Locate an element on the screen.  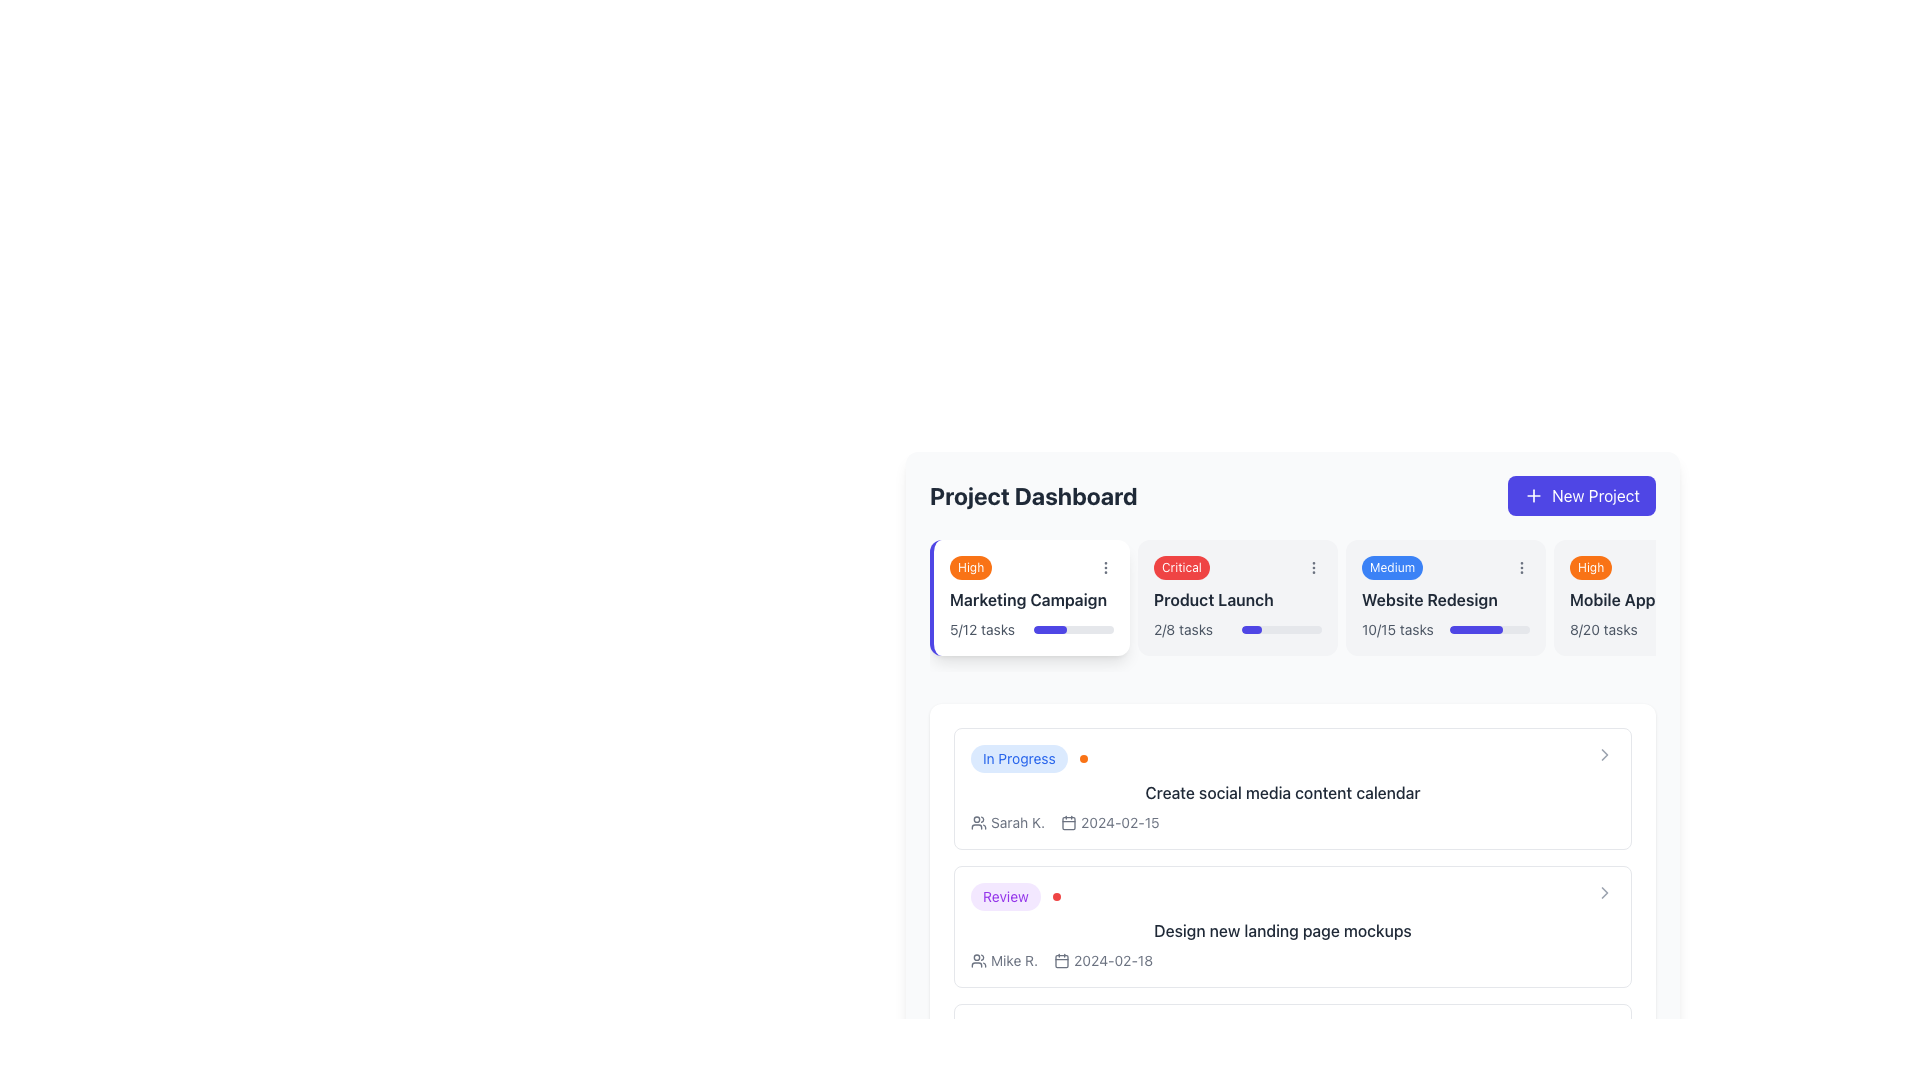
the right-facing chevron icon located in the top-right corner of the box containing the text 'Create social media content calendar' is located at coordinates (1604, 755).